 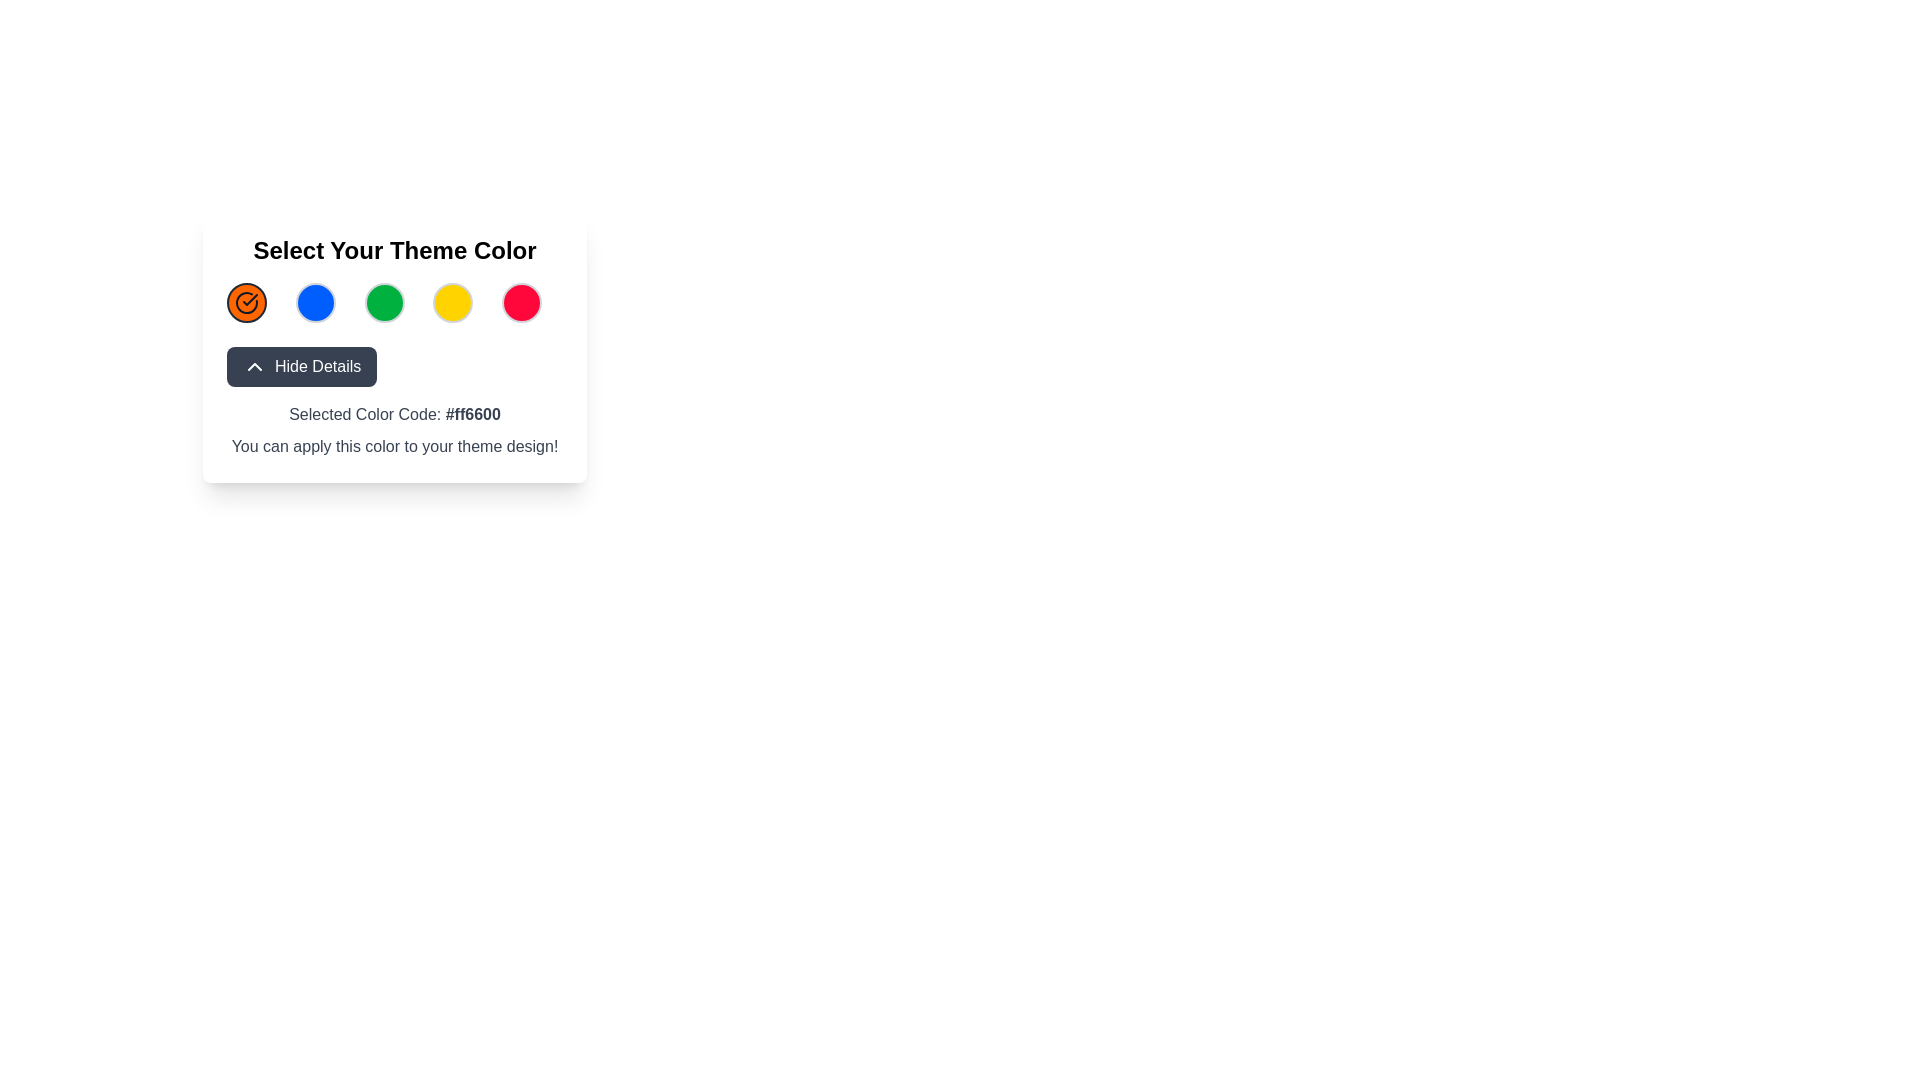 What do you see at coordinates (394, 446) in the screenshot?
I see `the informational Text Label that guides the user about the relevance of the selected color for their theme design, located below 'Selected Color Code: #ff6600'` at bounding box center [394, 446].